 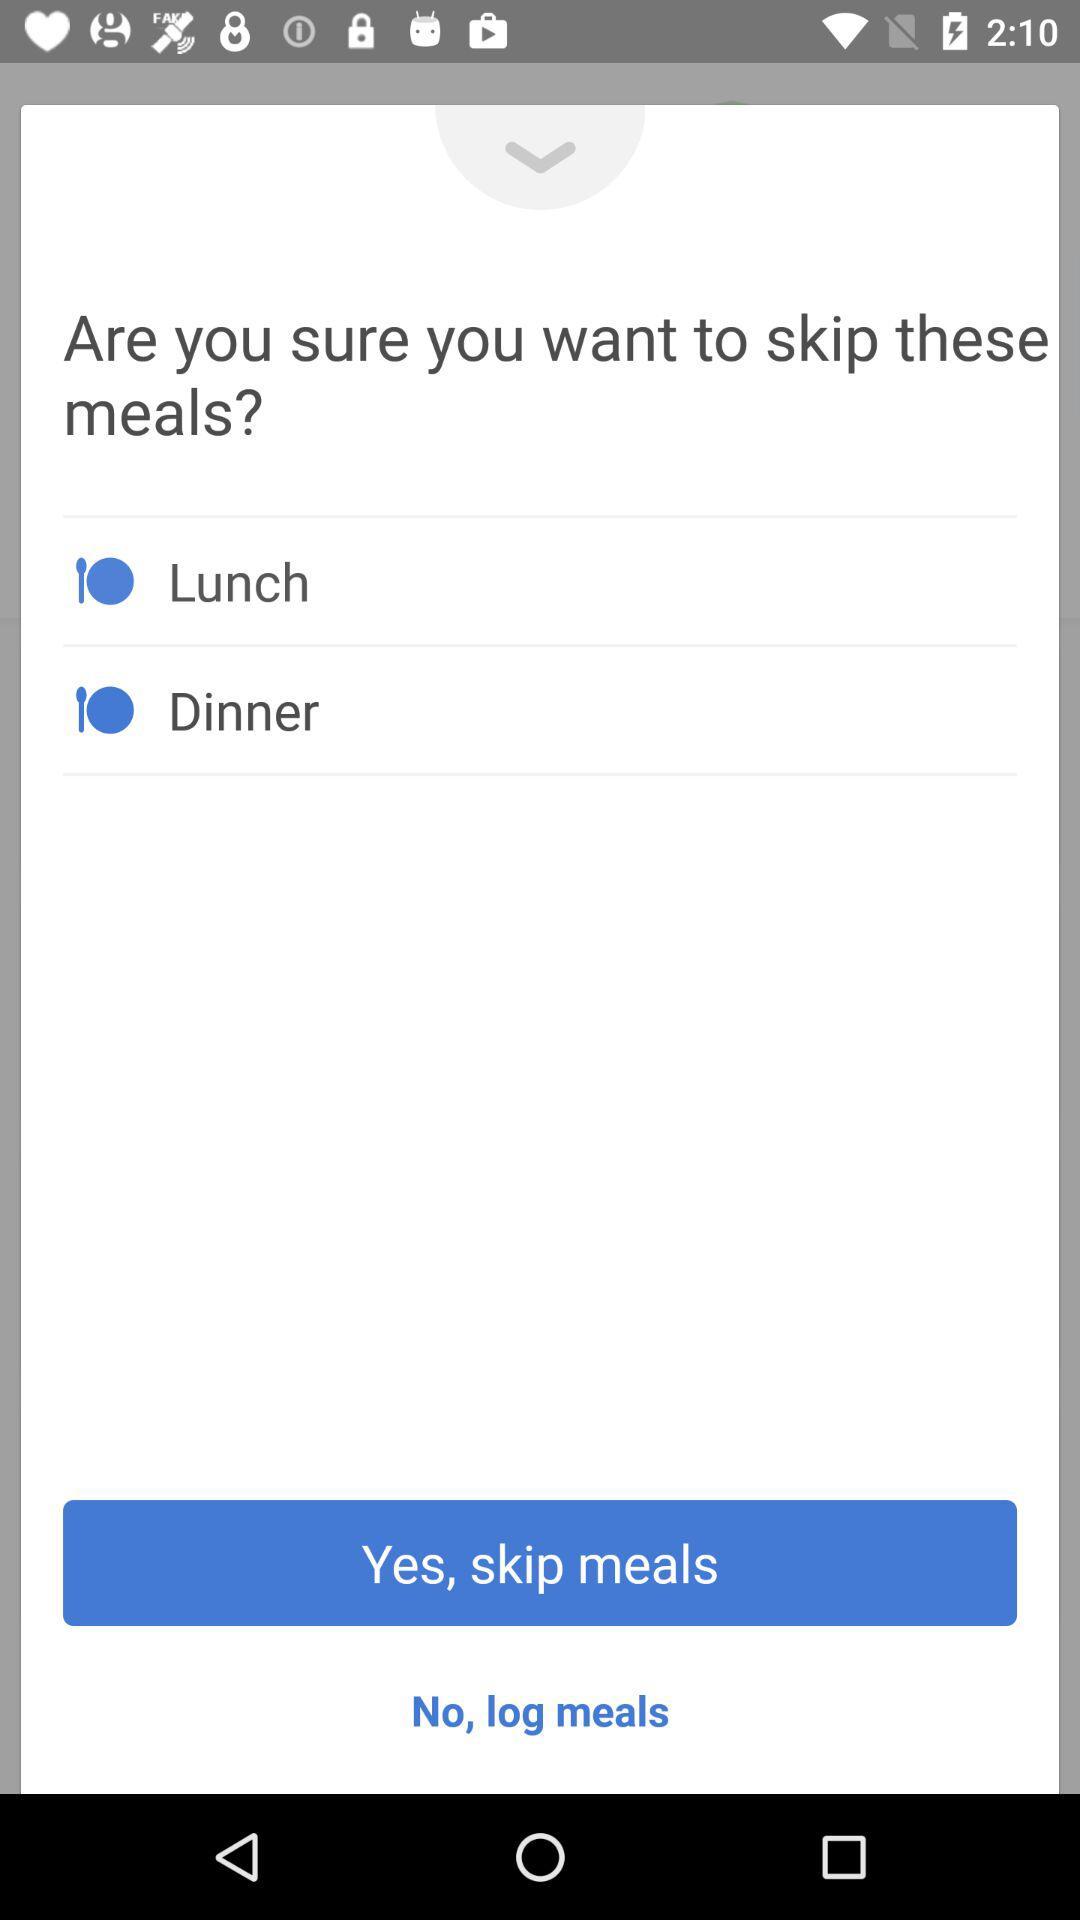 What do you see at coordinates (591, 579) in the screenshot?
I see `lunch item` at bounding box center [591, 579].